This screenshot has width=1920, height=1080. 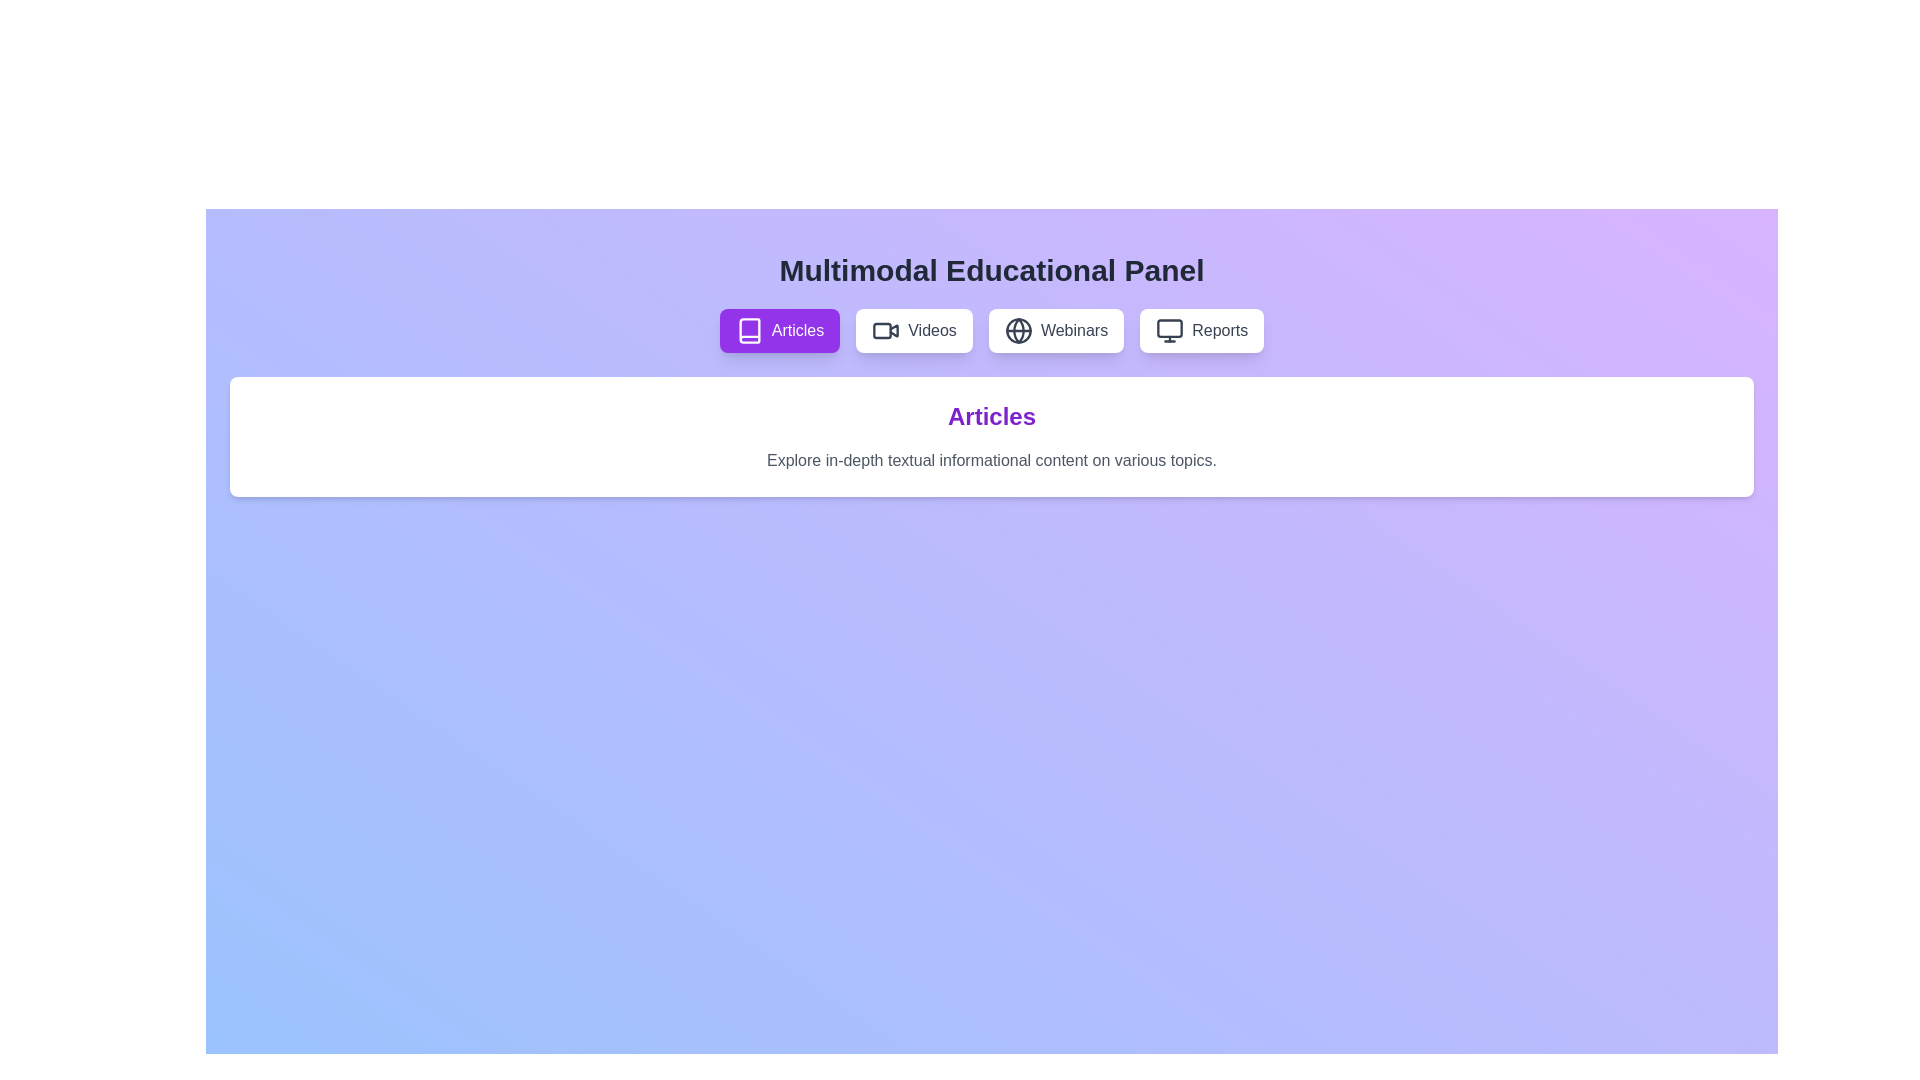 What do you see at coordinates (1055, 330) in the screenshot?
I see `the 'Webinars' button located in the center of the interface, which is the third button in a row of four` at bounding box center [1055, 330].